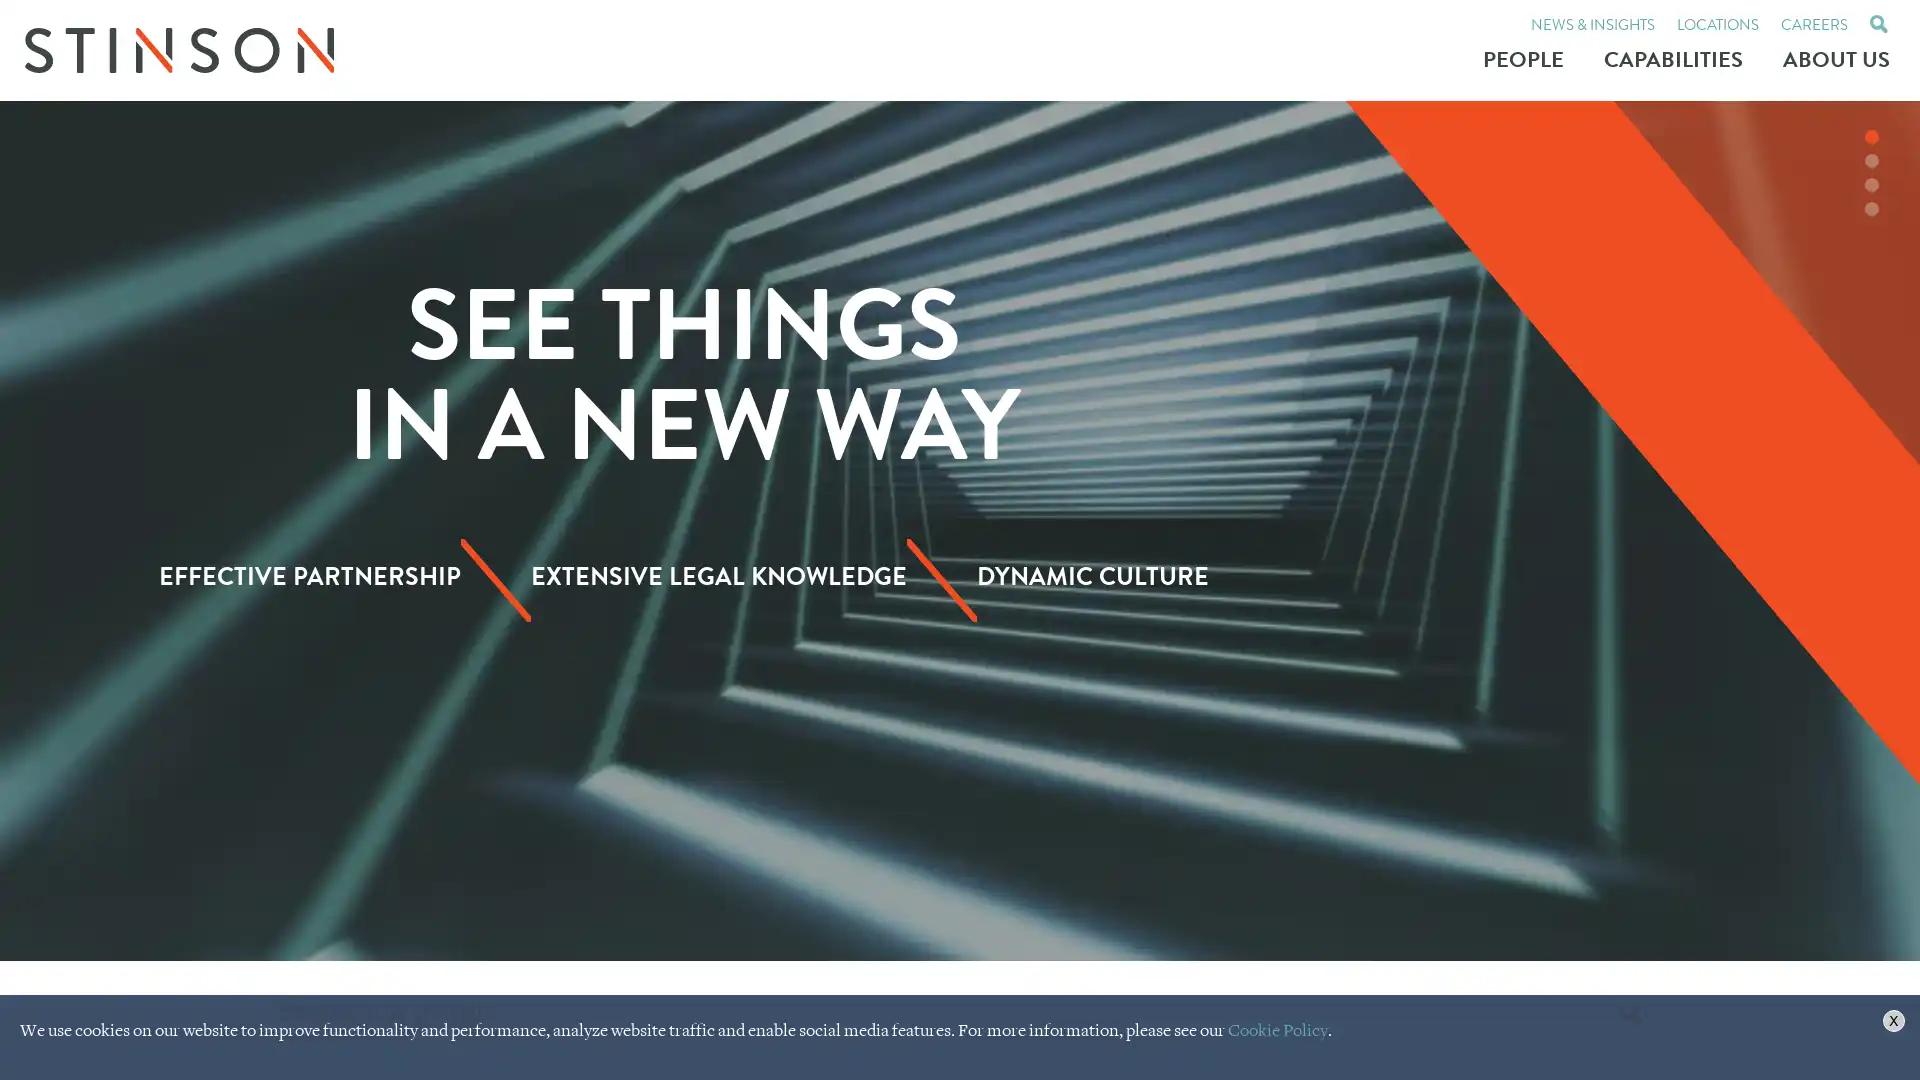 This screenshot has height=1080, width=1920. I want to click on 4, so click(1871, 208).